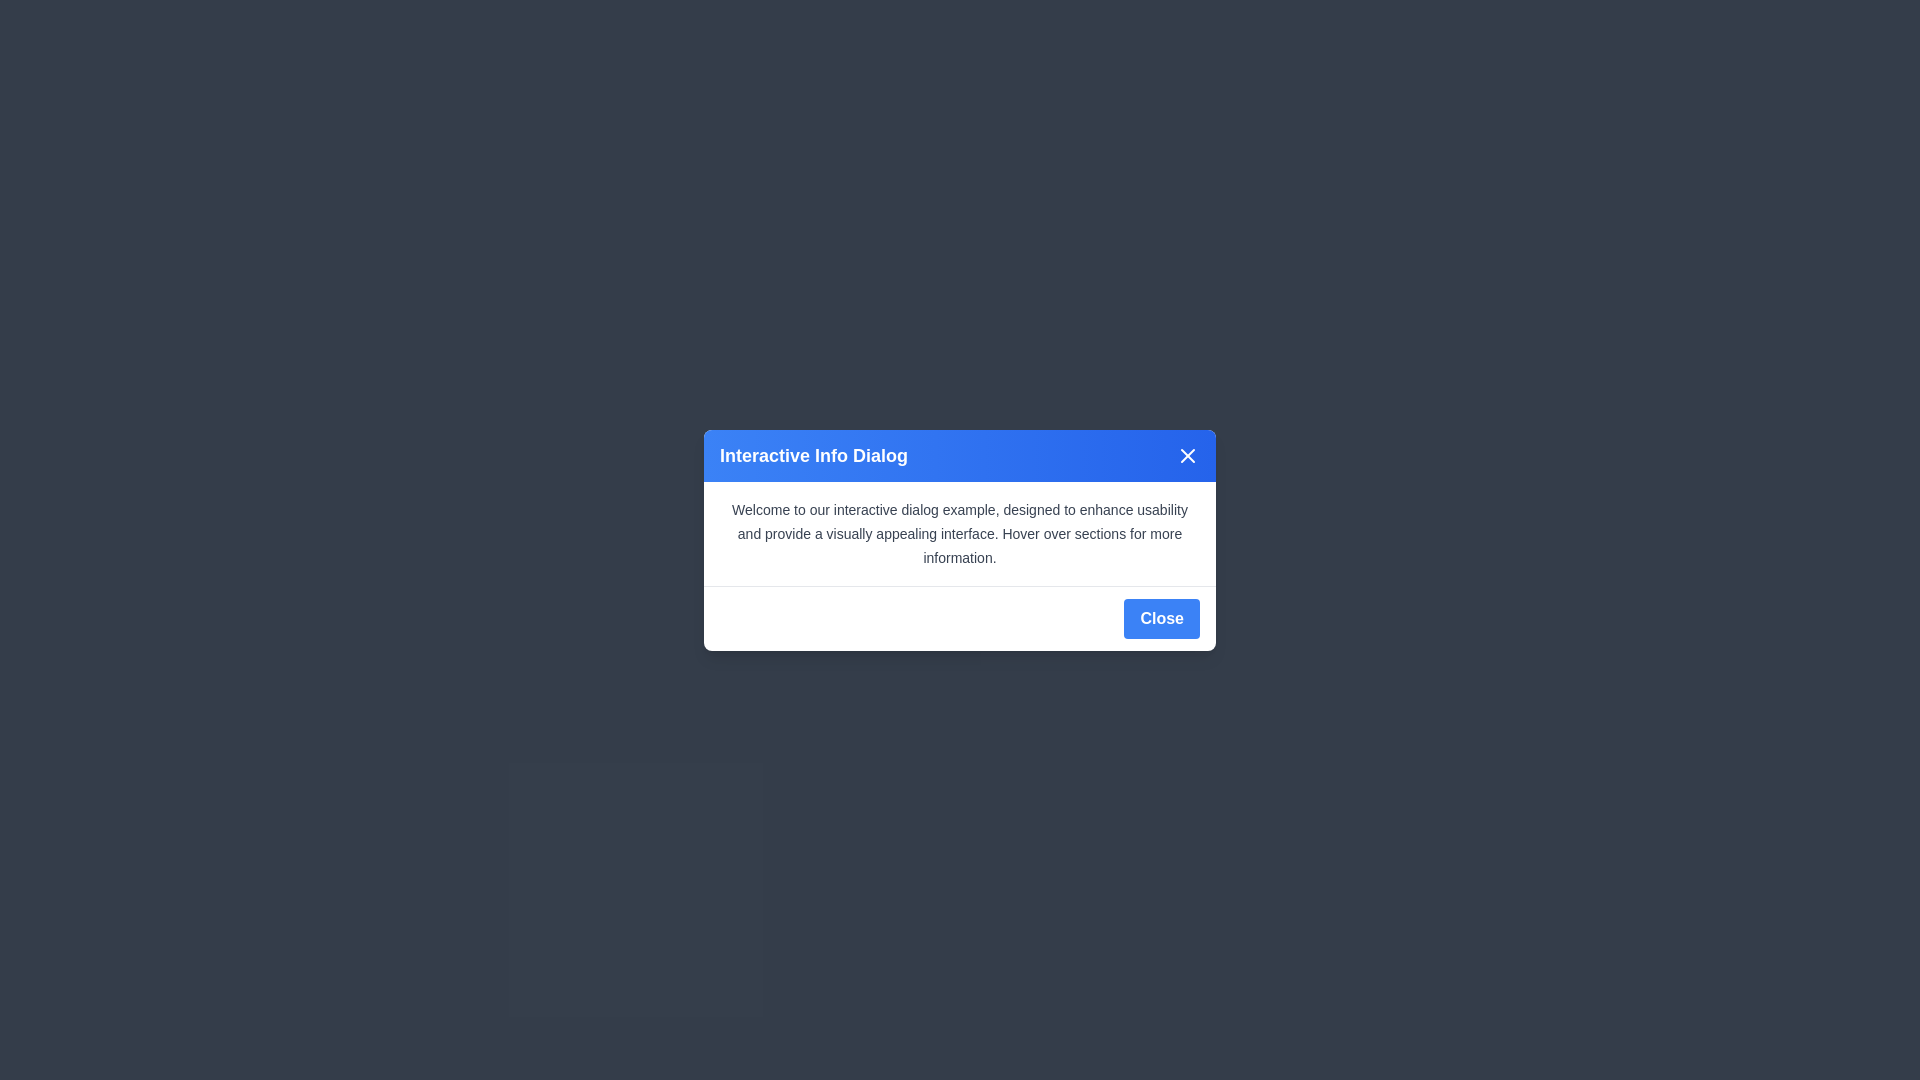  I want to click on close button in the dialog header, so click(1188, 455).